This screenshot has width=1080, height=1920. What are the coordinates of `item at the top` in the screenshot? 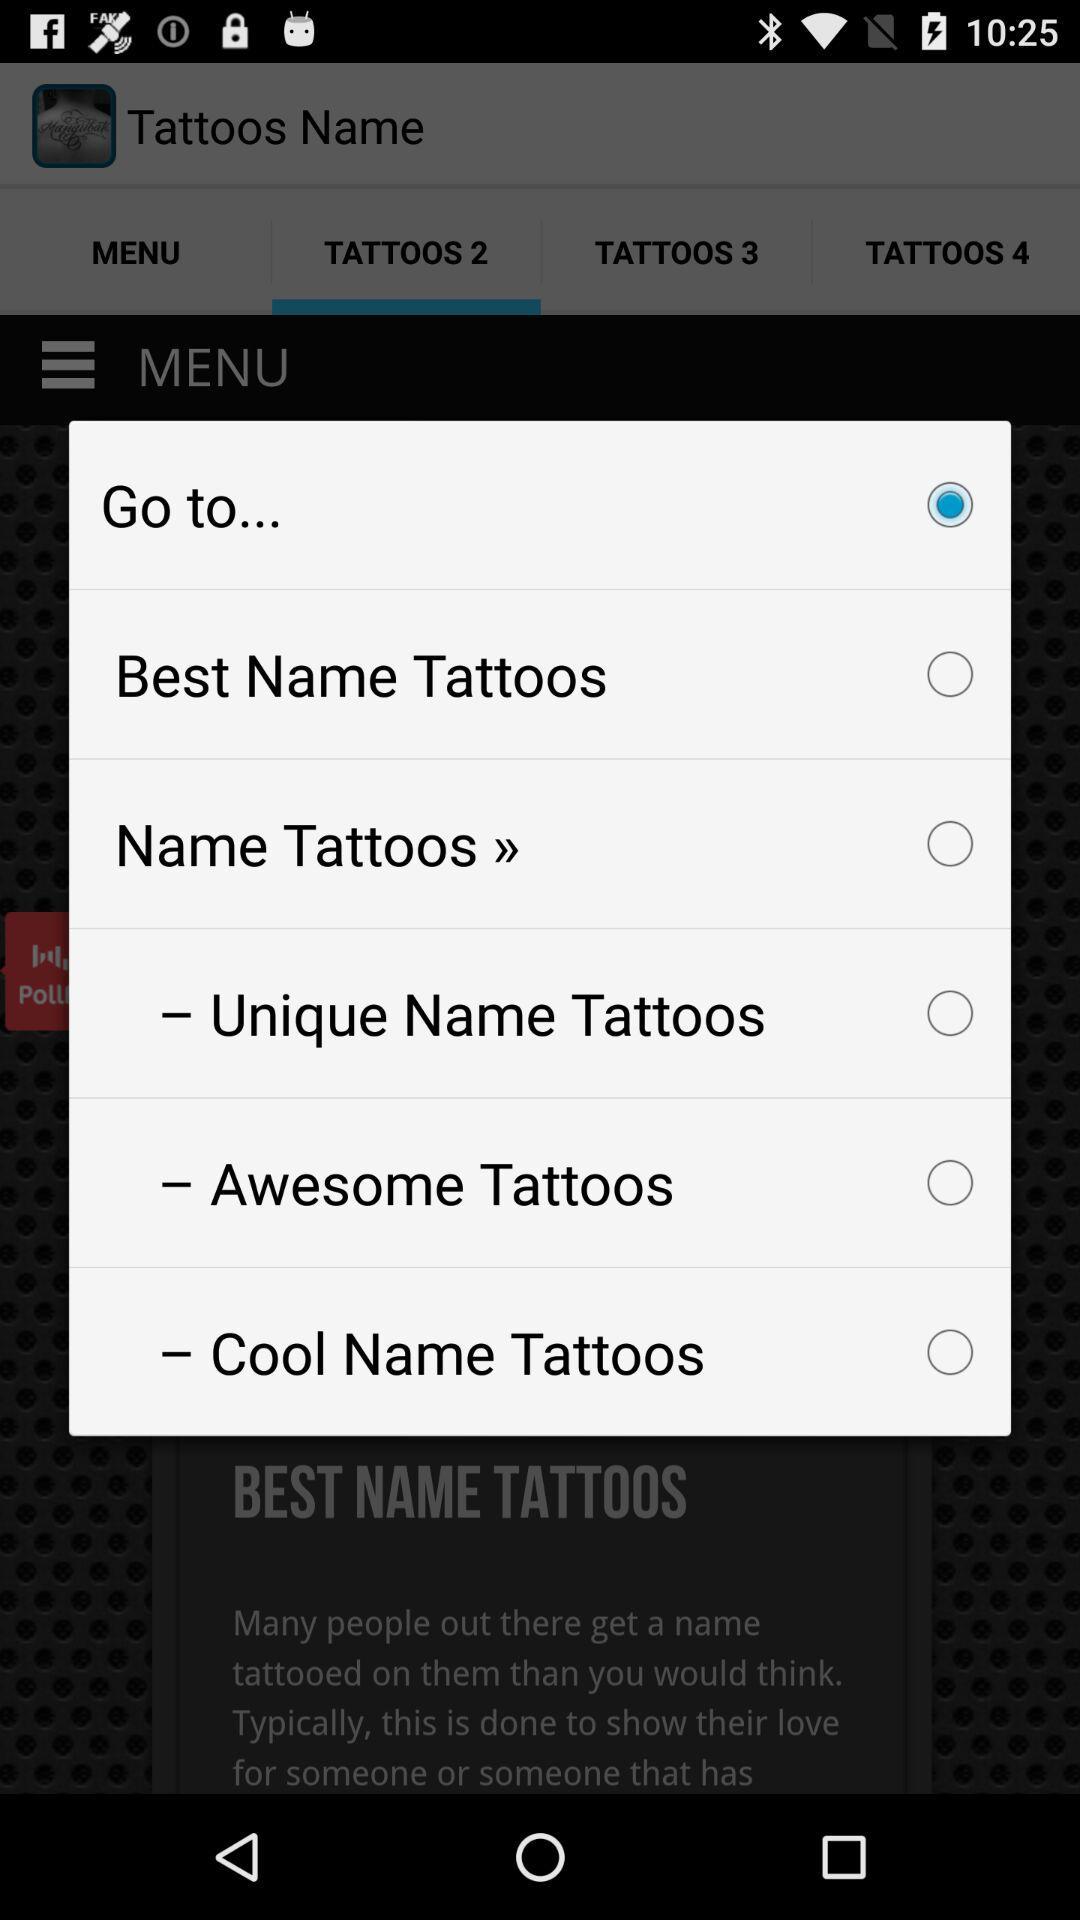 It's located at (540, 504).